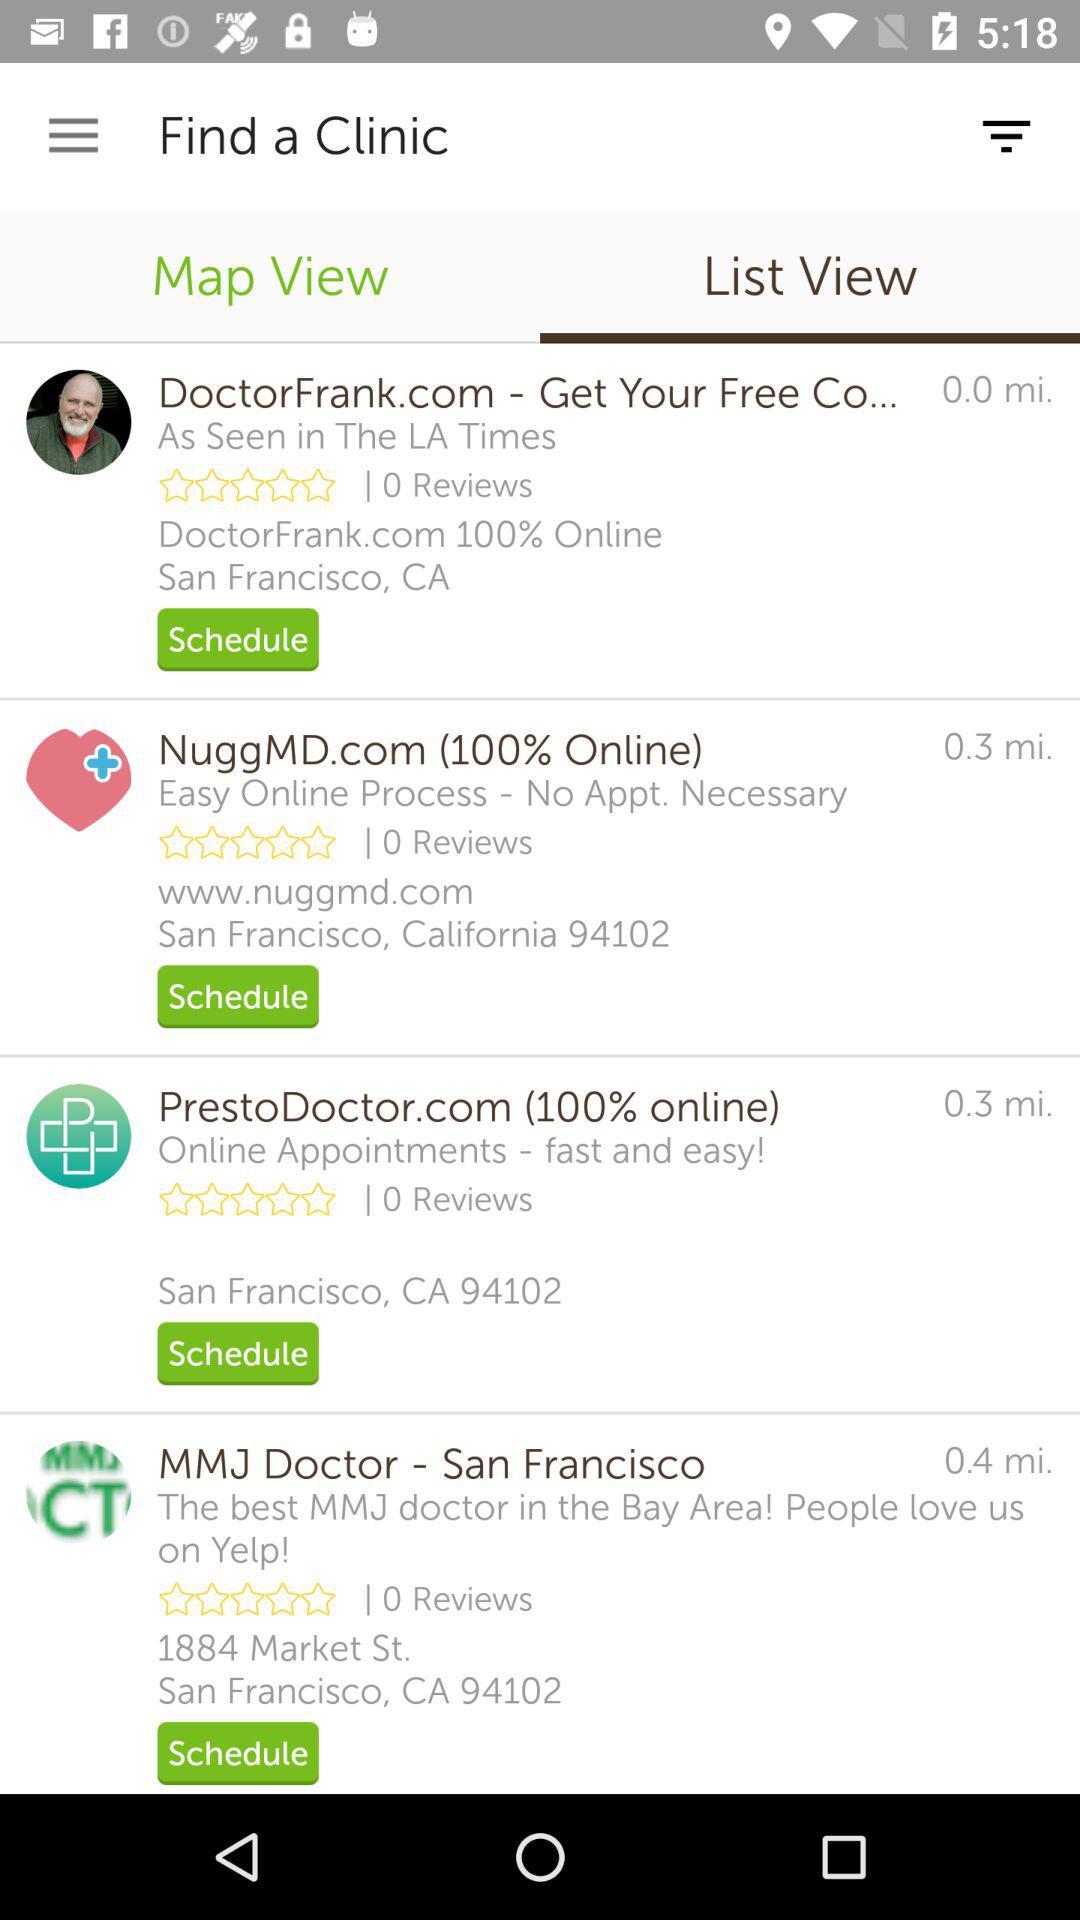 The image size is (1080, 1920). What do you see at coordinates (358, 1669) in the screenshot?
I see `icon above schedule item` at bounding box center [358, 1669].